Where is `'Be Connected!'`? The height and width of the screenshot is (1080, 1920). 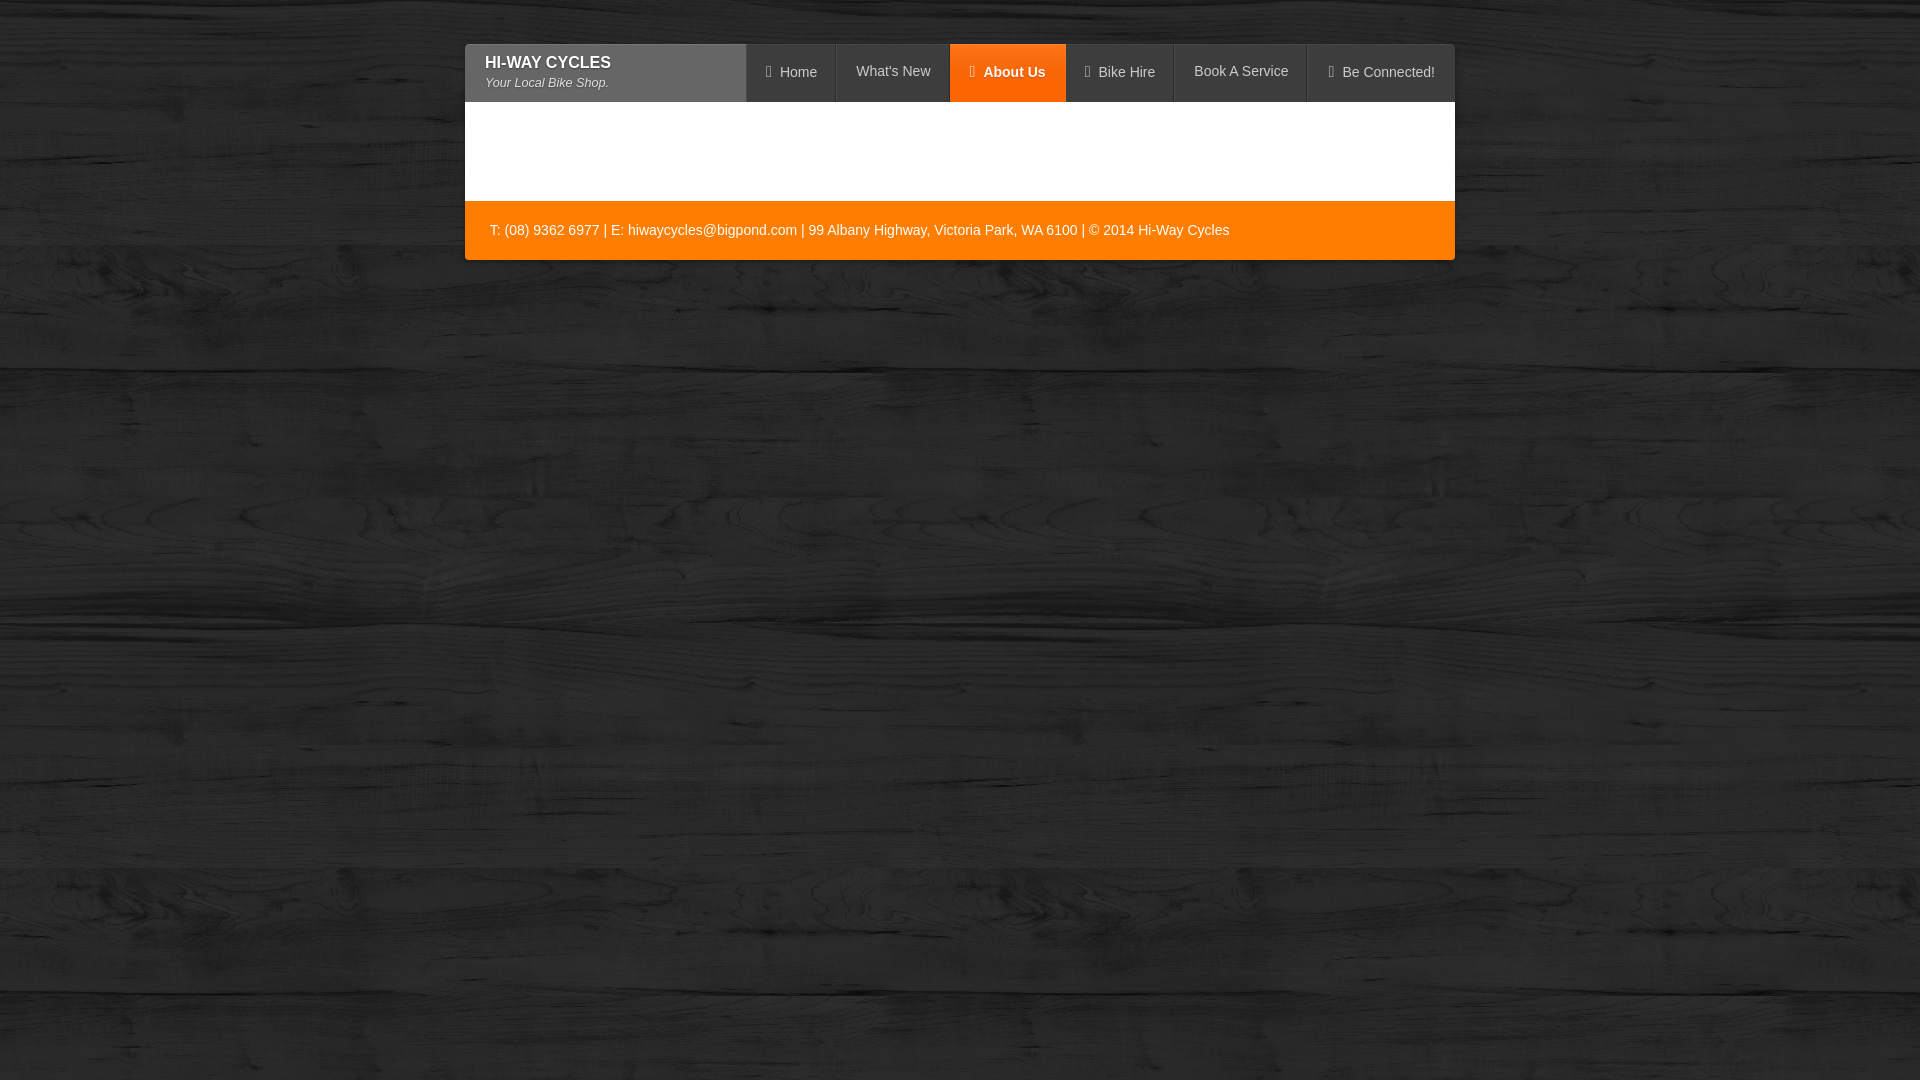
'Be Connected!' is located at coordinates (1308, 72).